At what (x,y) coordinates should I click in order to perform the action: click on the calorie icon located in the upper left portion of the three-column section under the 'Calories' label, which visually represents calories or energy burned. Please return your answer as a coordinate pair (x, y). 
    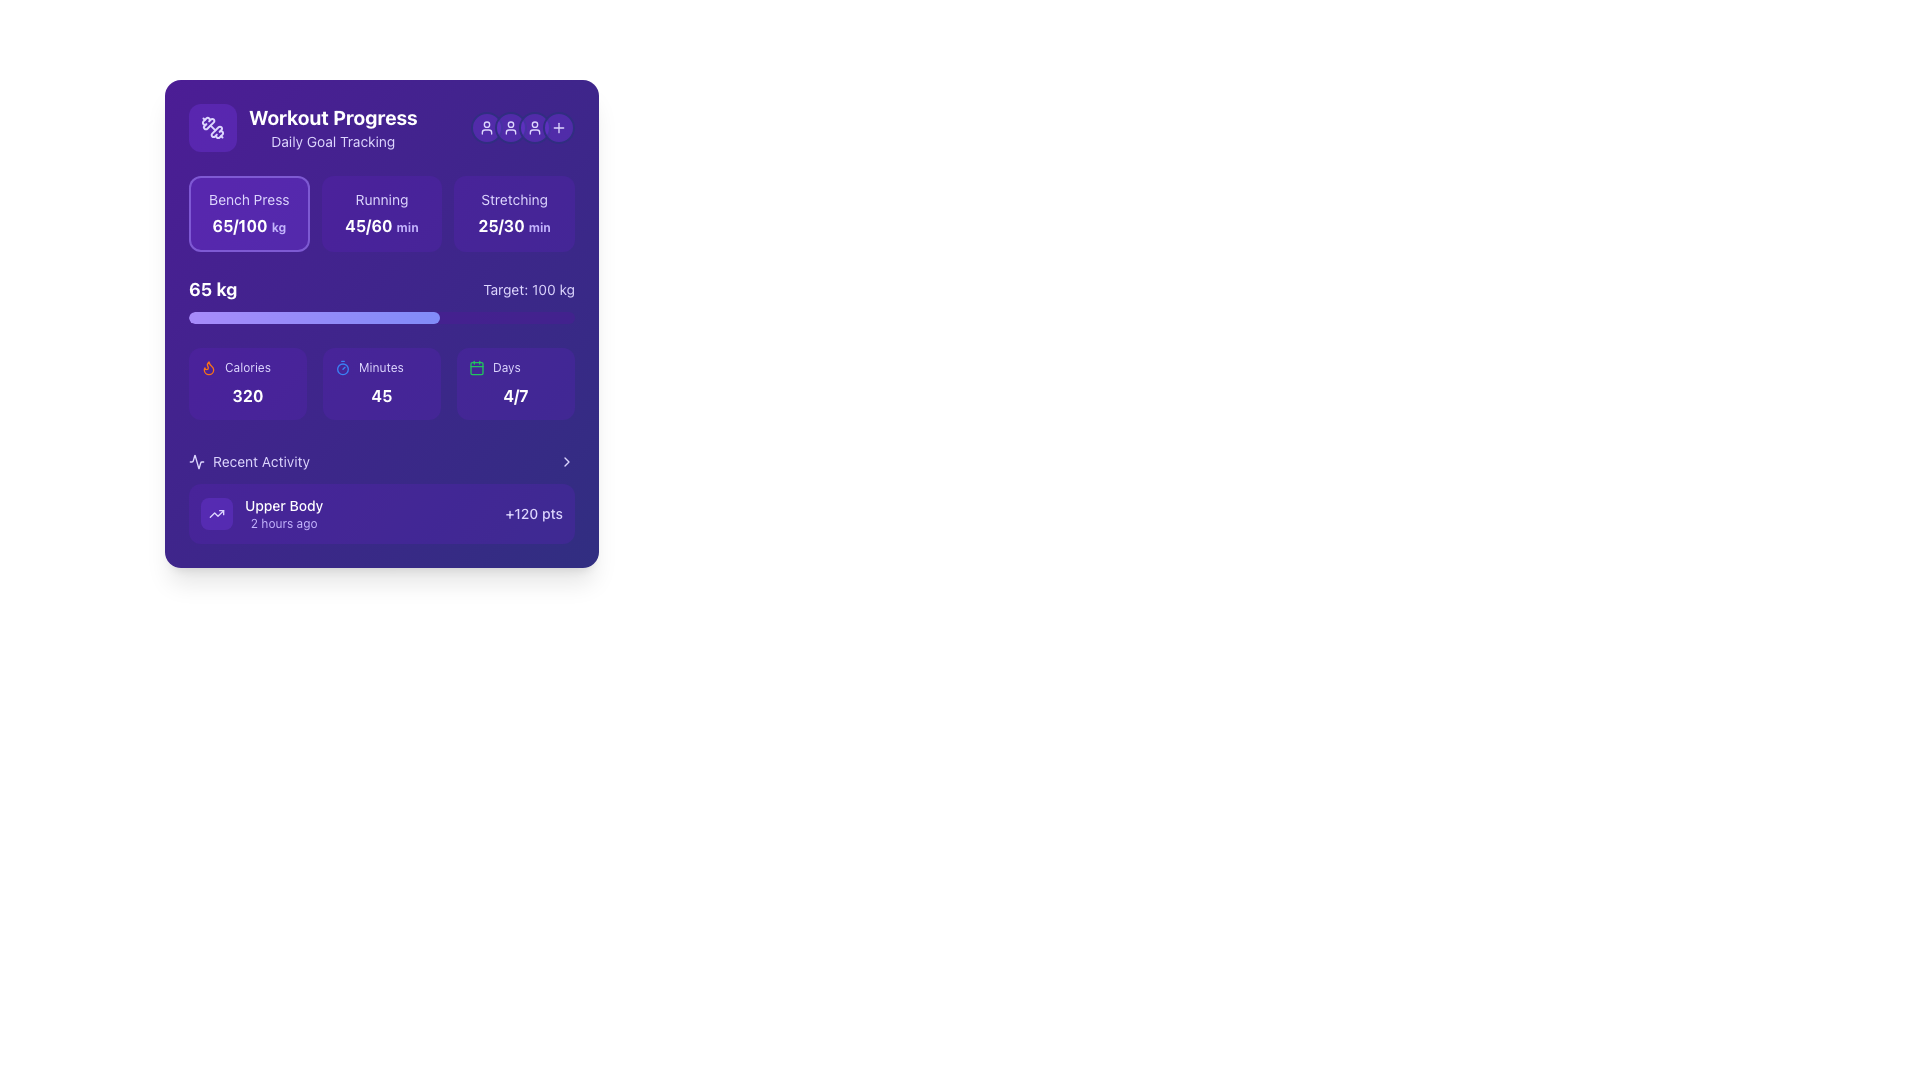
    Looking at the image, I should click on (209, 367).